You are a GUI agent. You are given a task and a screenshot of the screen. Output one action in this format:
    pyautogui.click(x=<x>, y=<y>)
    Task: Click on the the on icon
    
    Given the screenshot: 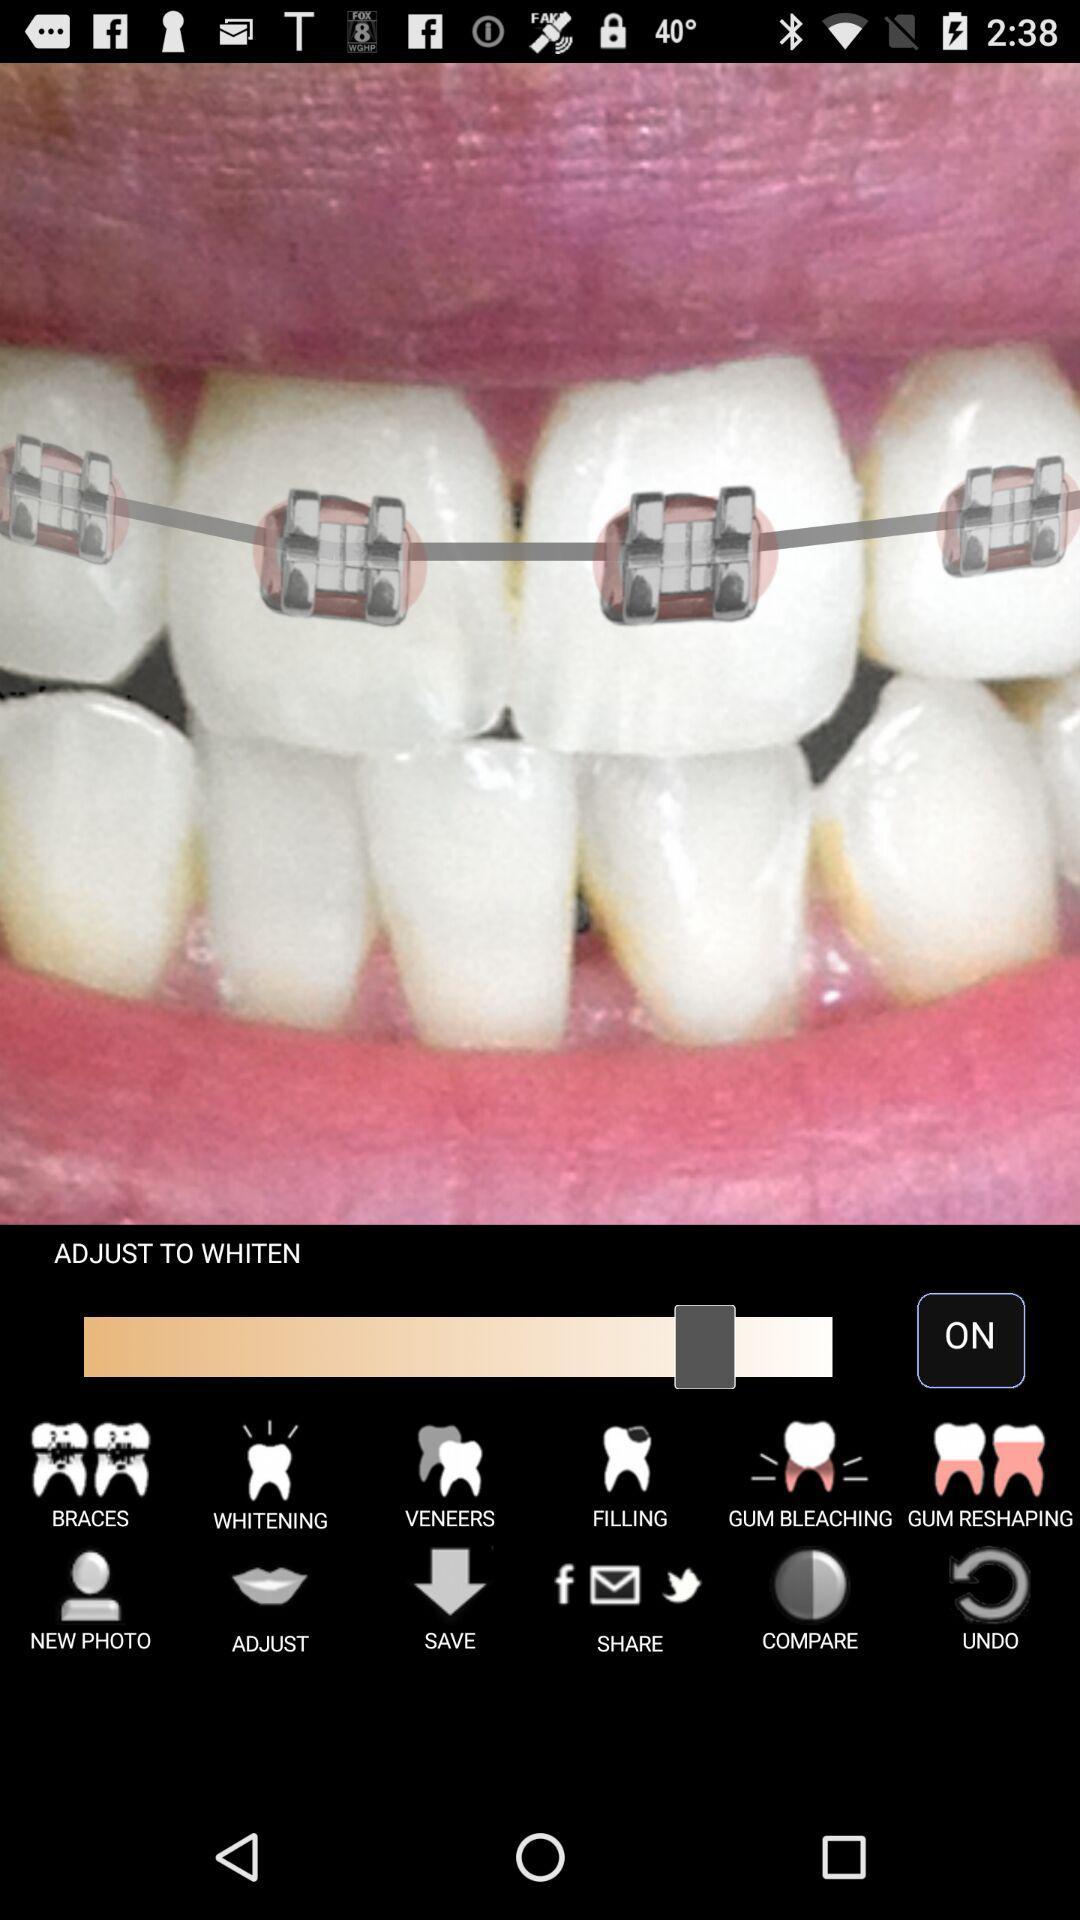 What is the action you would take?
    pyautogui.click(x=970, y=1340)
    